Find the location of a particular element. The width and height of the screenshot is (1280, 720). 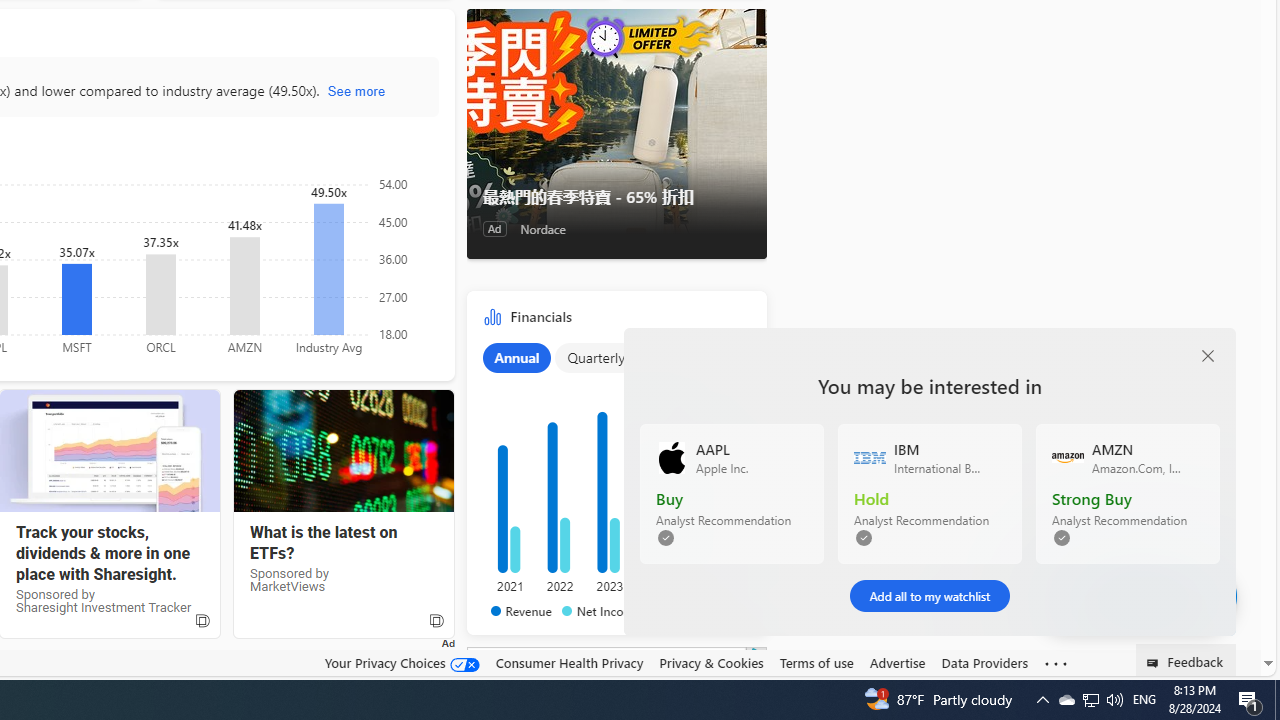

'Class: chartOuter-DS-EntryPoint1-1' is located at coordinates (611, 479).